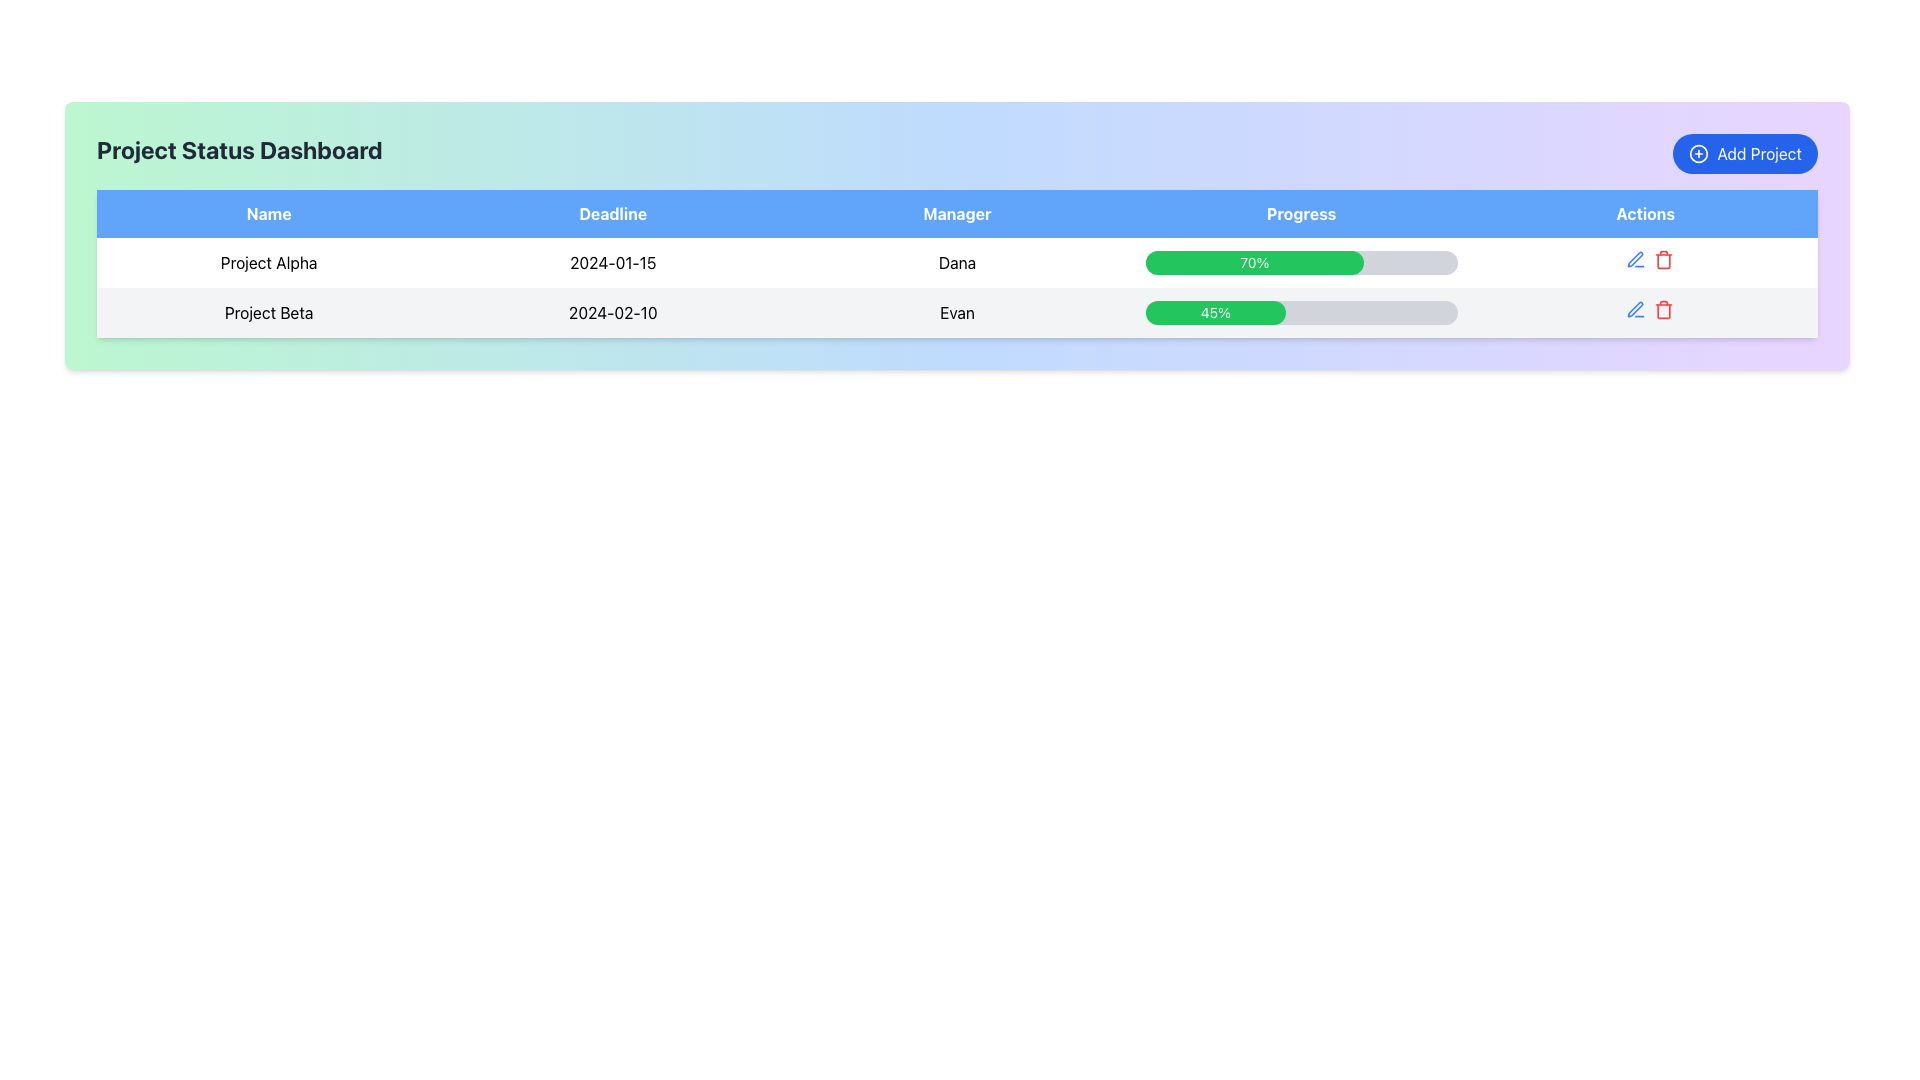 Image resolution: width=1920 pixels, height=1080 pixels. Describe the element at coordinates (1301, 261) in the screenshot. I see `displayed progress value of the horizontal progress bar labeled '70%' in the first row of the 'Progress' column` at that location.